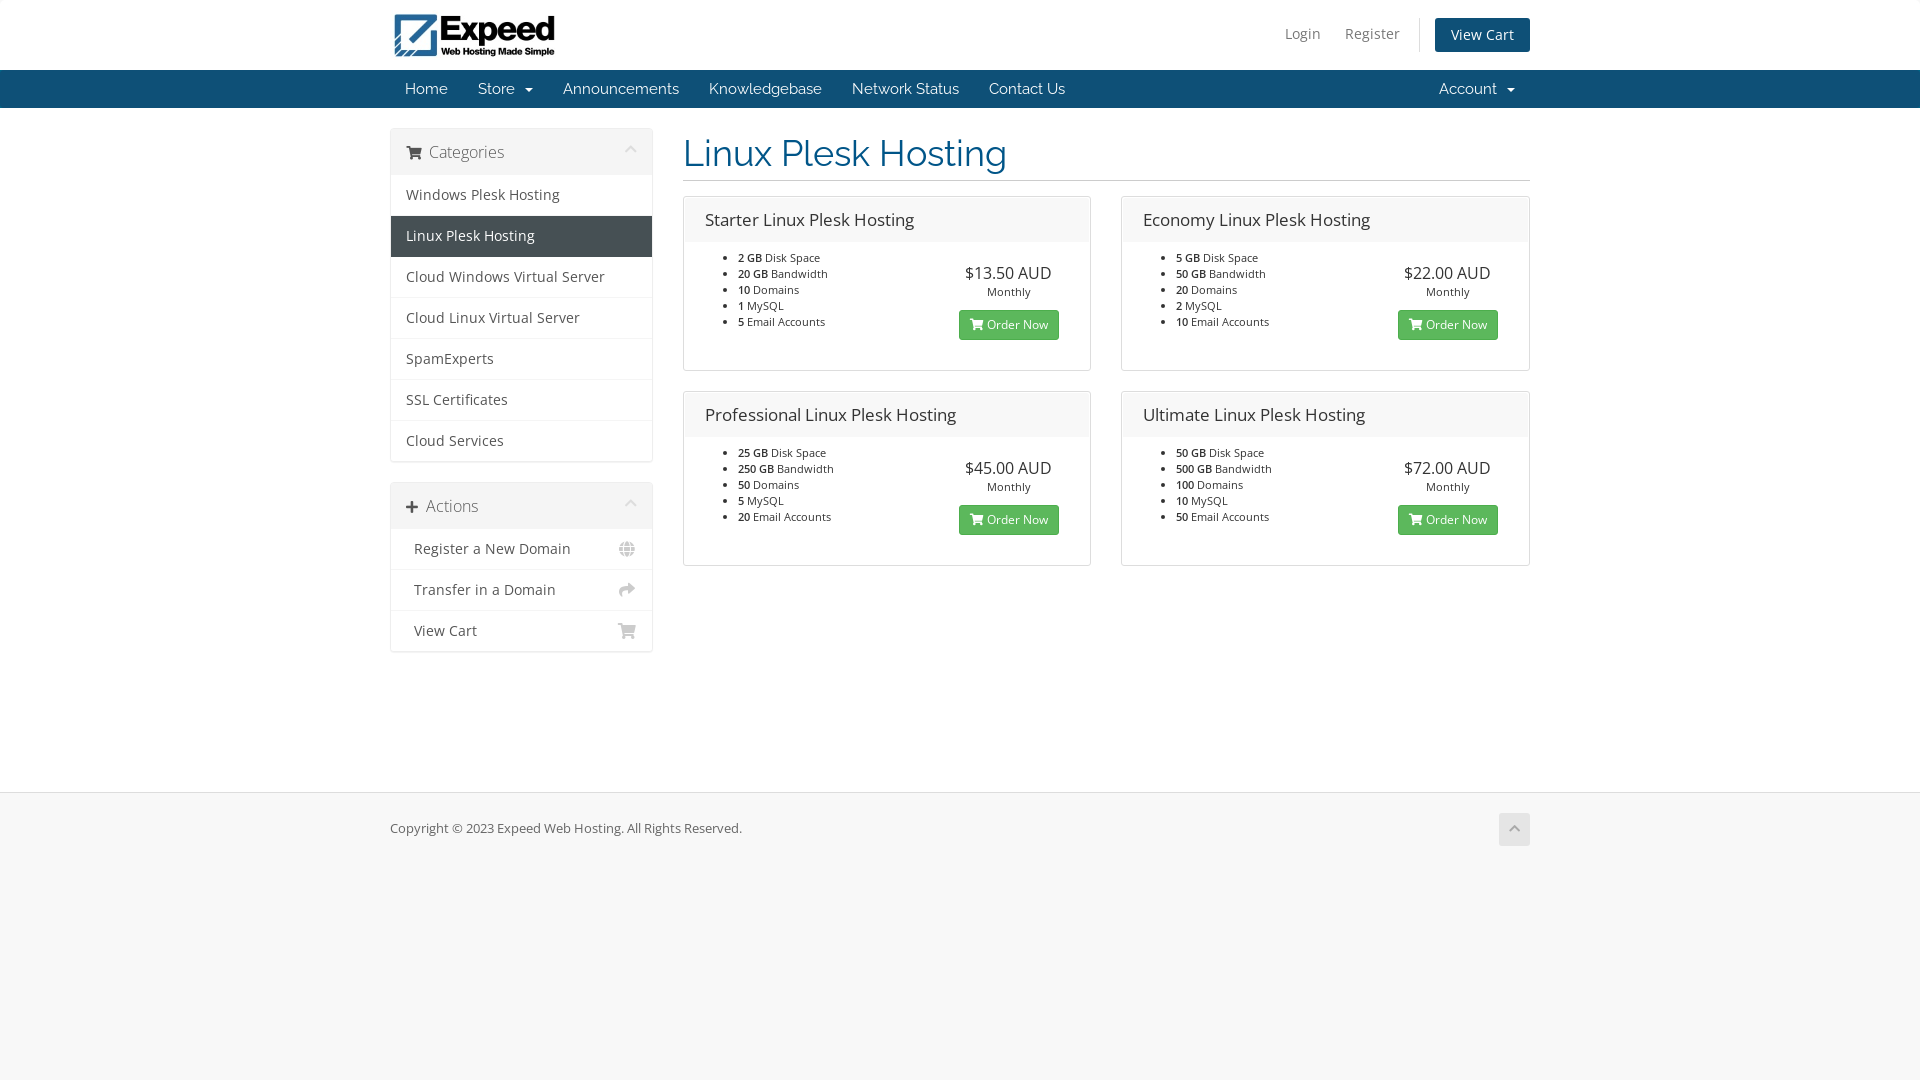 The image size is (1920, 1080). I want to click on 'View Cart', so click(1434, 34).